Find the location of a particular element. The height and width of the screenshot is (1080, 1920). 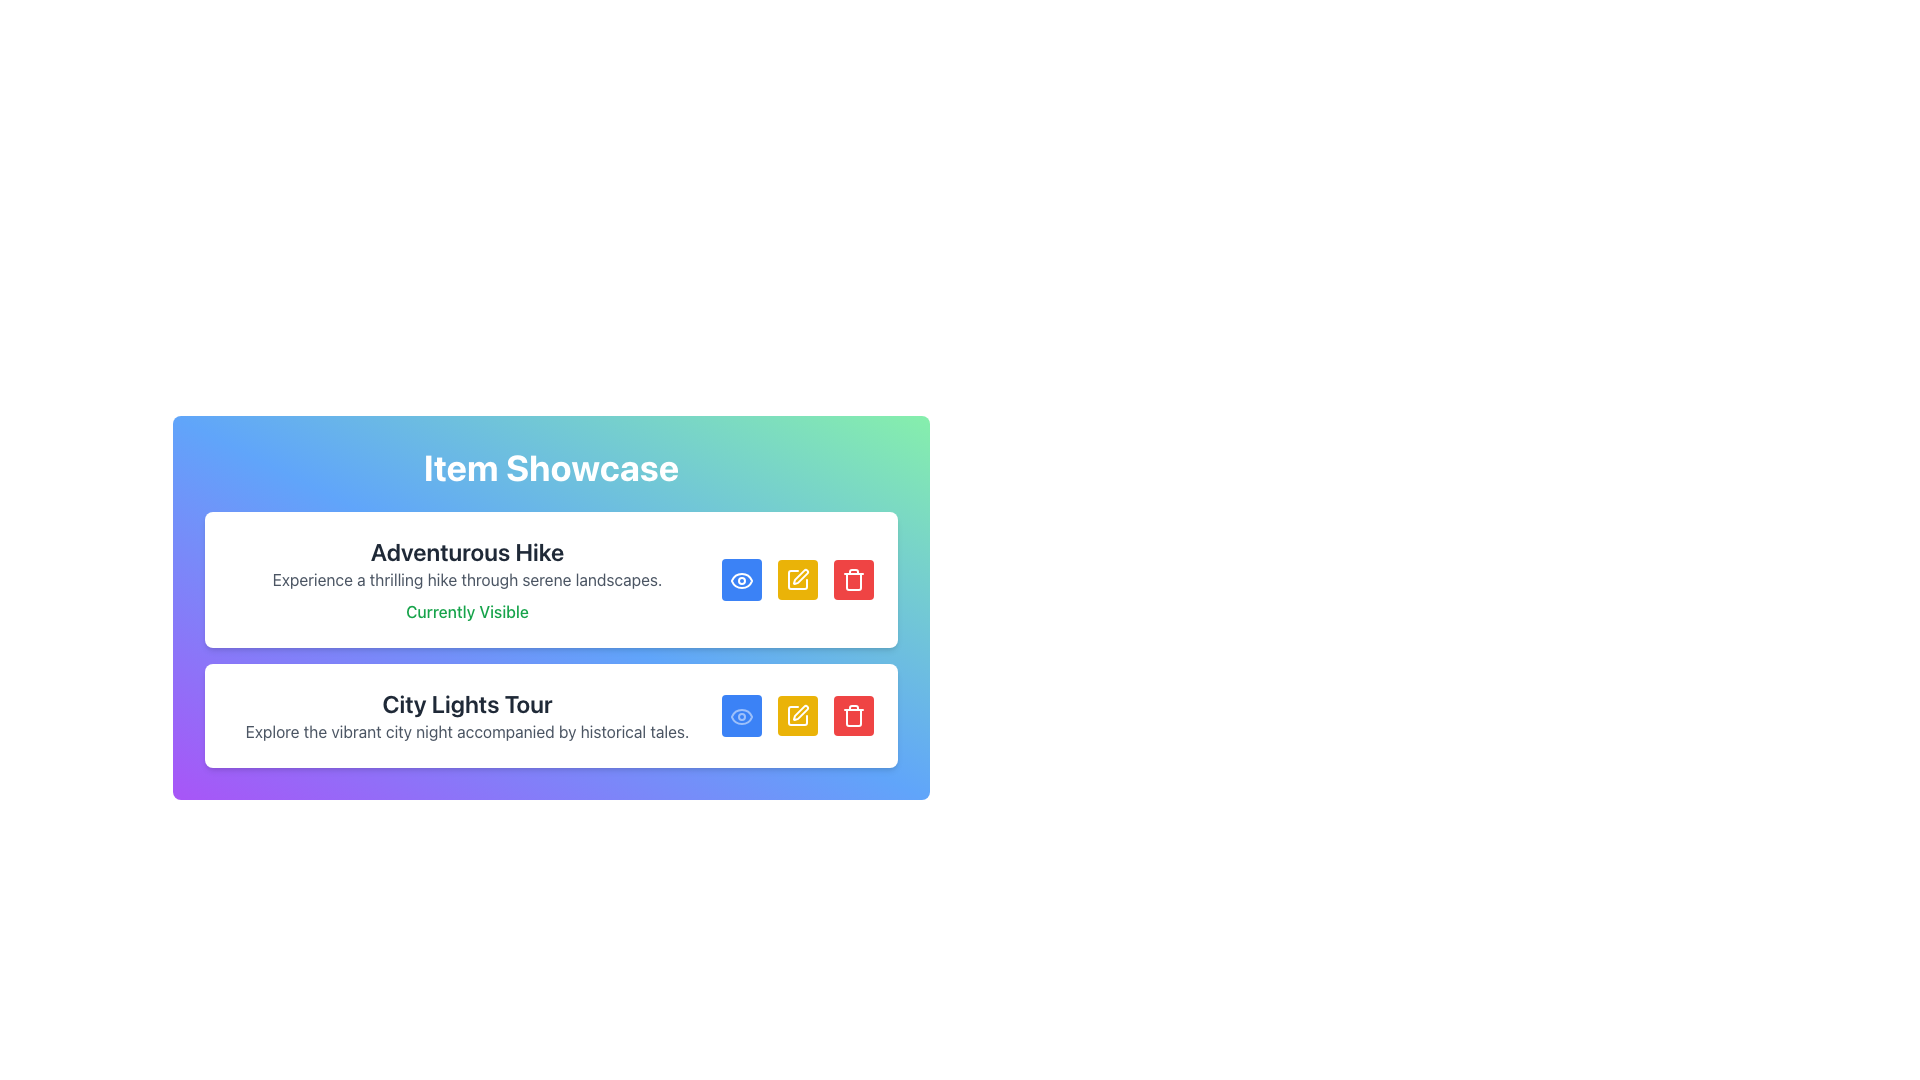

the edit icon located in the bottom group of options, which is the second icon associated with 'City Lights Tour', to initiate editing functionality is located at coordinates (796, 715).